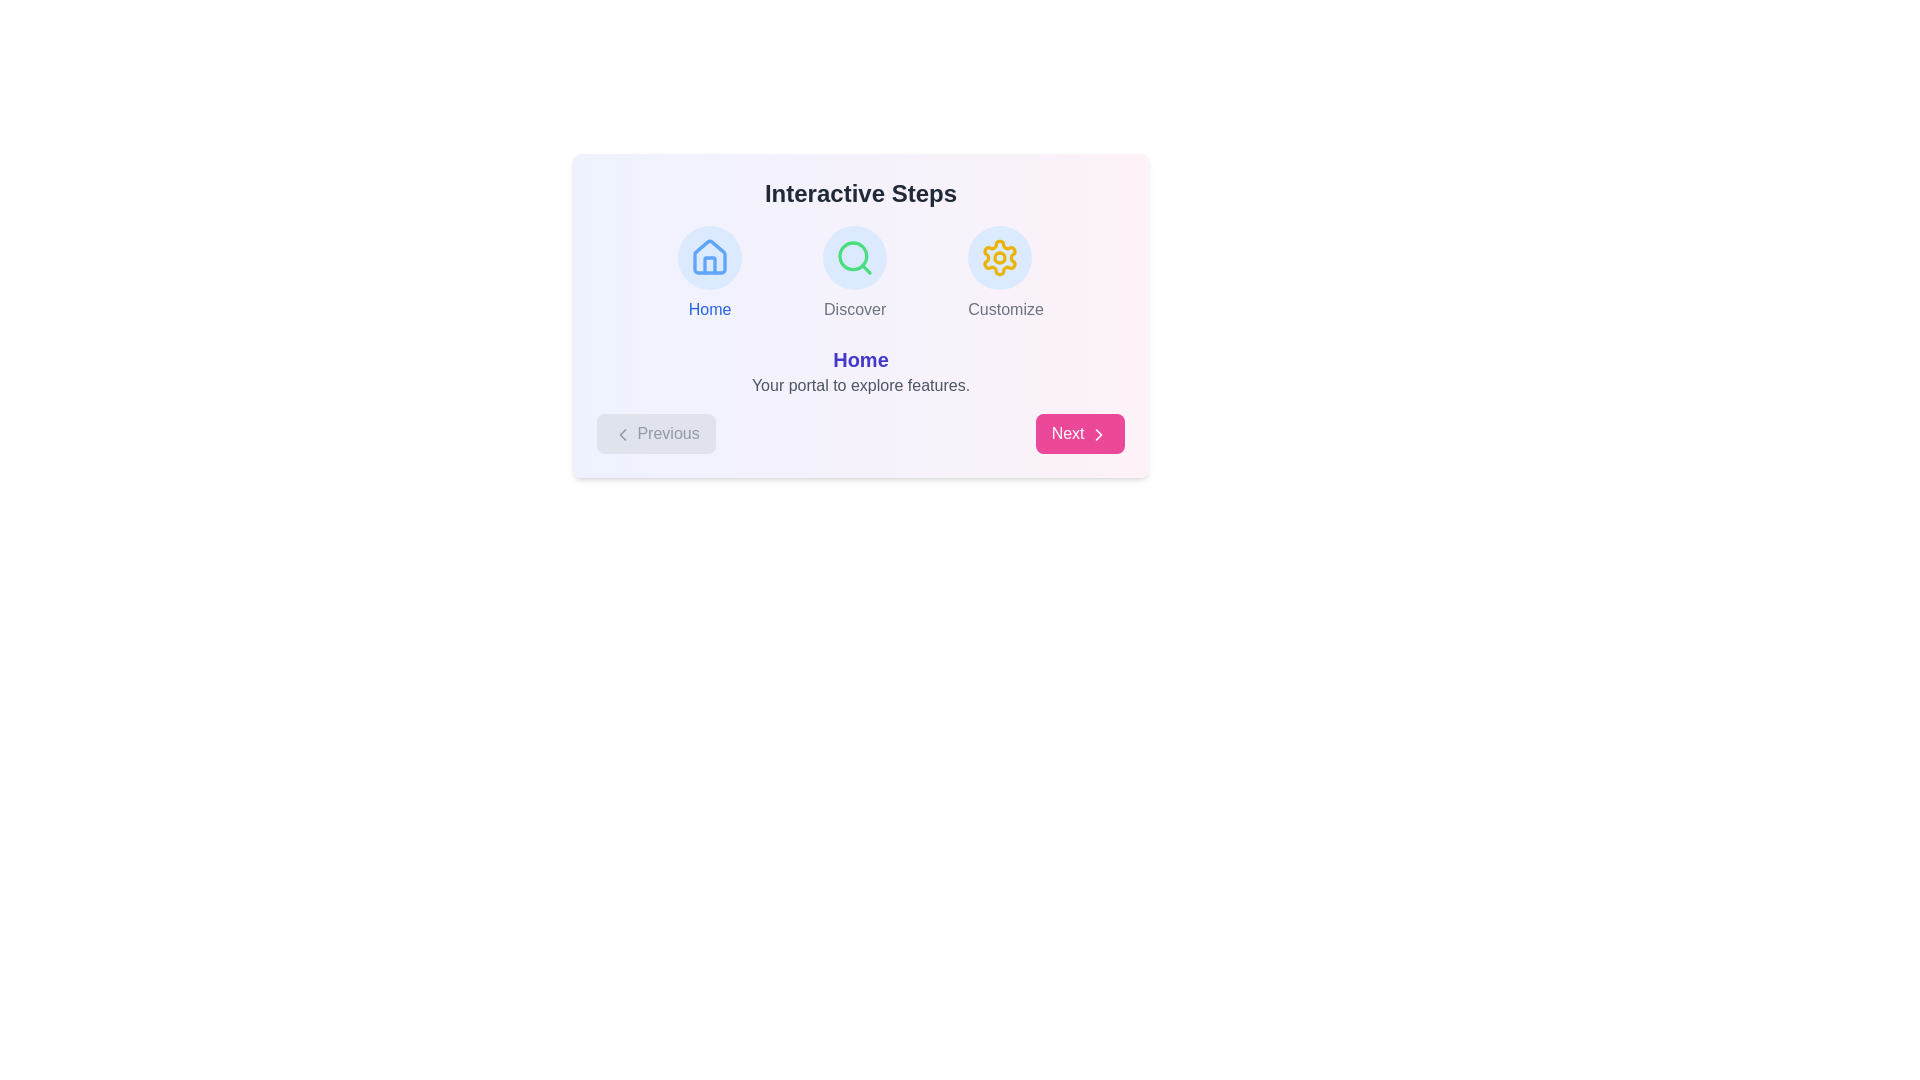 The image size is (1920, 1080). What do you see at coordinates (855, 257) in the screenshot?
I see `the visual design of the 'Discover' icon, which is centrally positioned between the 'Home' and 'Customize' icons in the card interface` at bounding box center [855, 257].